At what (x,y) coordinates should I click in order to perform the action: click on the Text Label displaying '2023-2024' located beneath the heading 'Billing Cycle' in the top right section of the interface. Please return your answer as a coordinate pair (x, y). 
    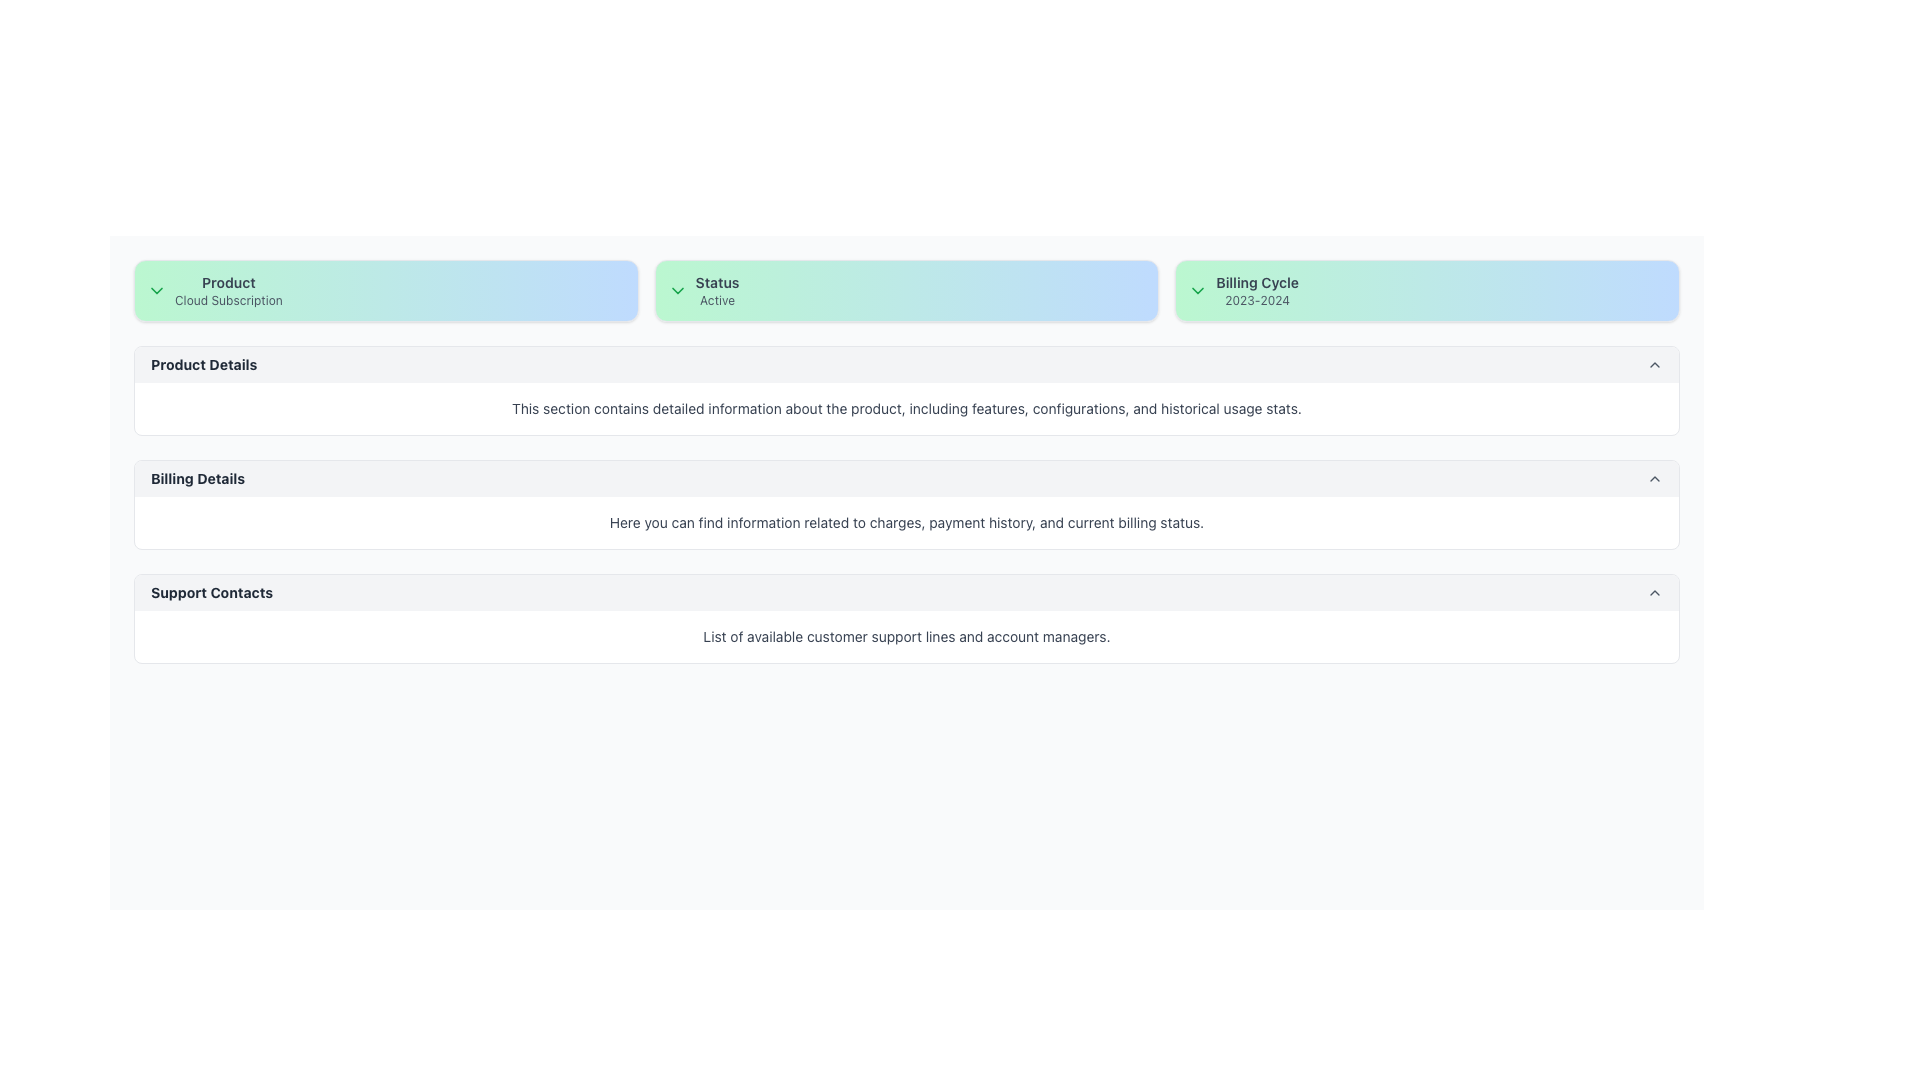
    Looking at the image, I should click on (1256, 300).